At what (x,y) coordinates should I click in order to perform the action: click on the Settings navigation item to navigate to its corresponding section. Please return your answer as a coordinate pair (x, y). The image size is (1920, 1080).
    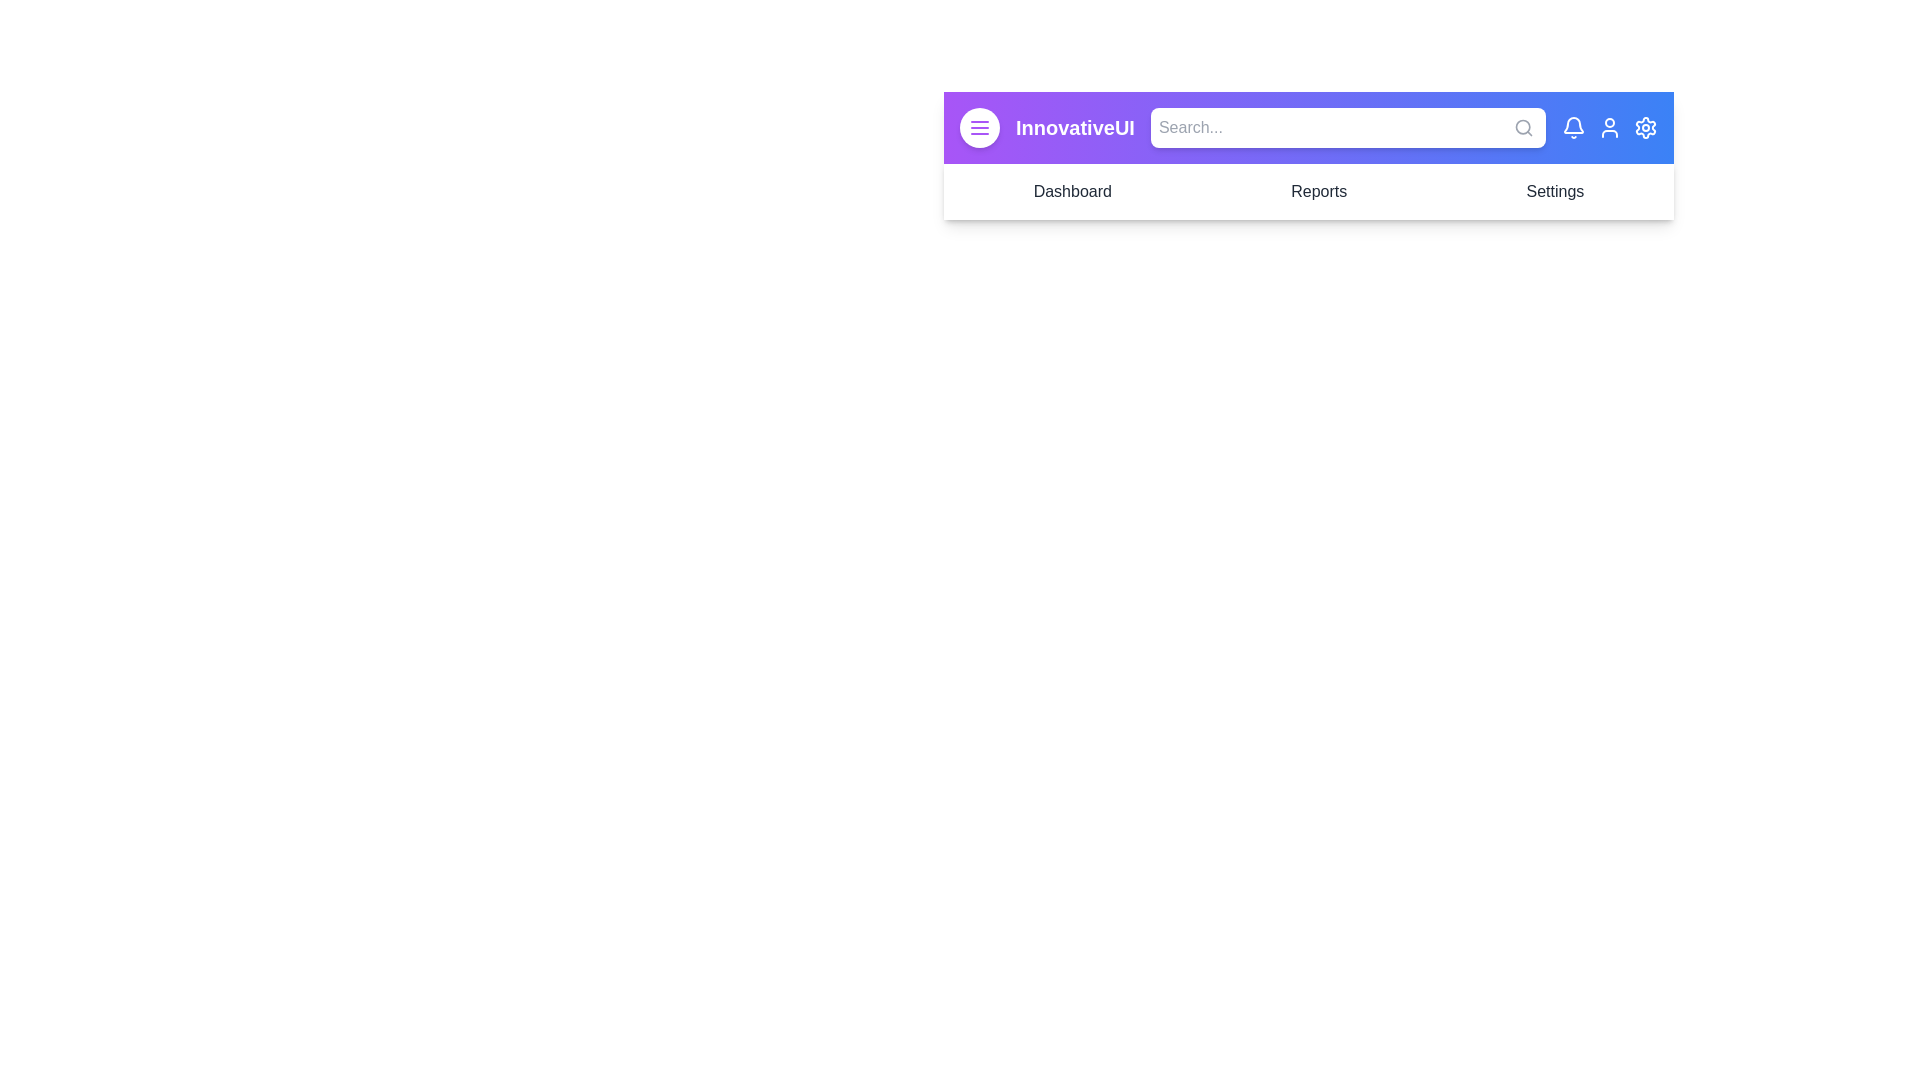
    Looking at the image, I should click on (1554, 192).